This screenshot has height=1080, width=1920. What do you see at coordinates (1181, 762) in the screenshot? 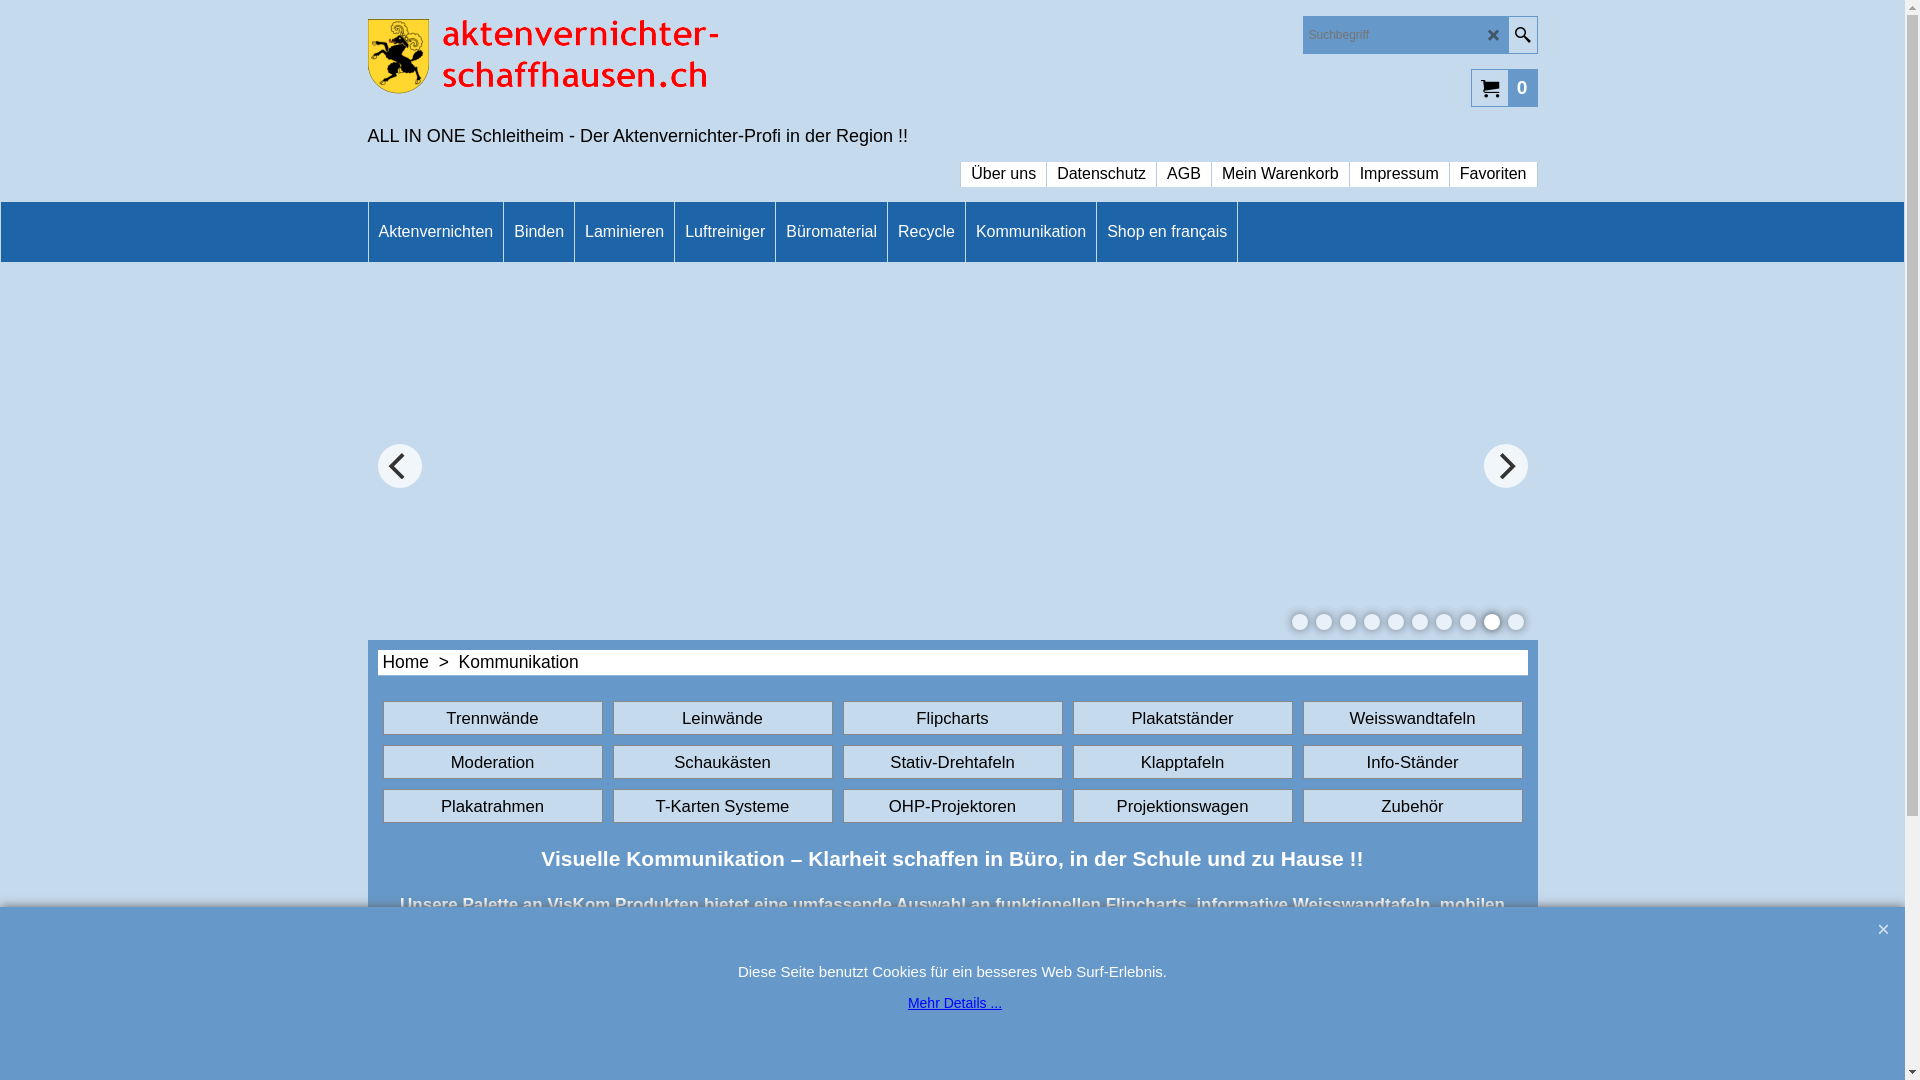
I see `'Klapptafeln'` at bounding box center [1181, 762].